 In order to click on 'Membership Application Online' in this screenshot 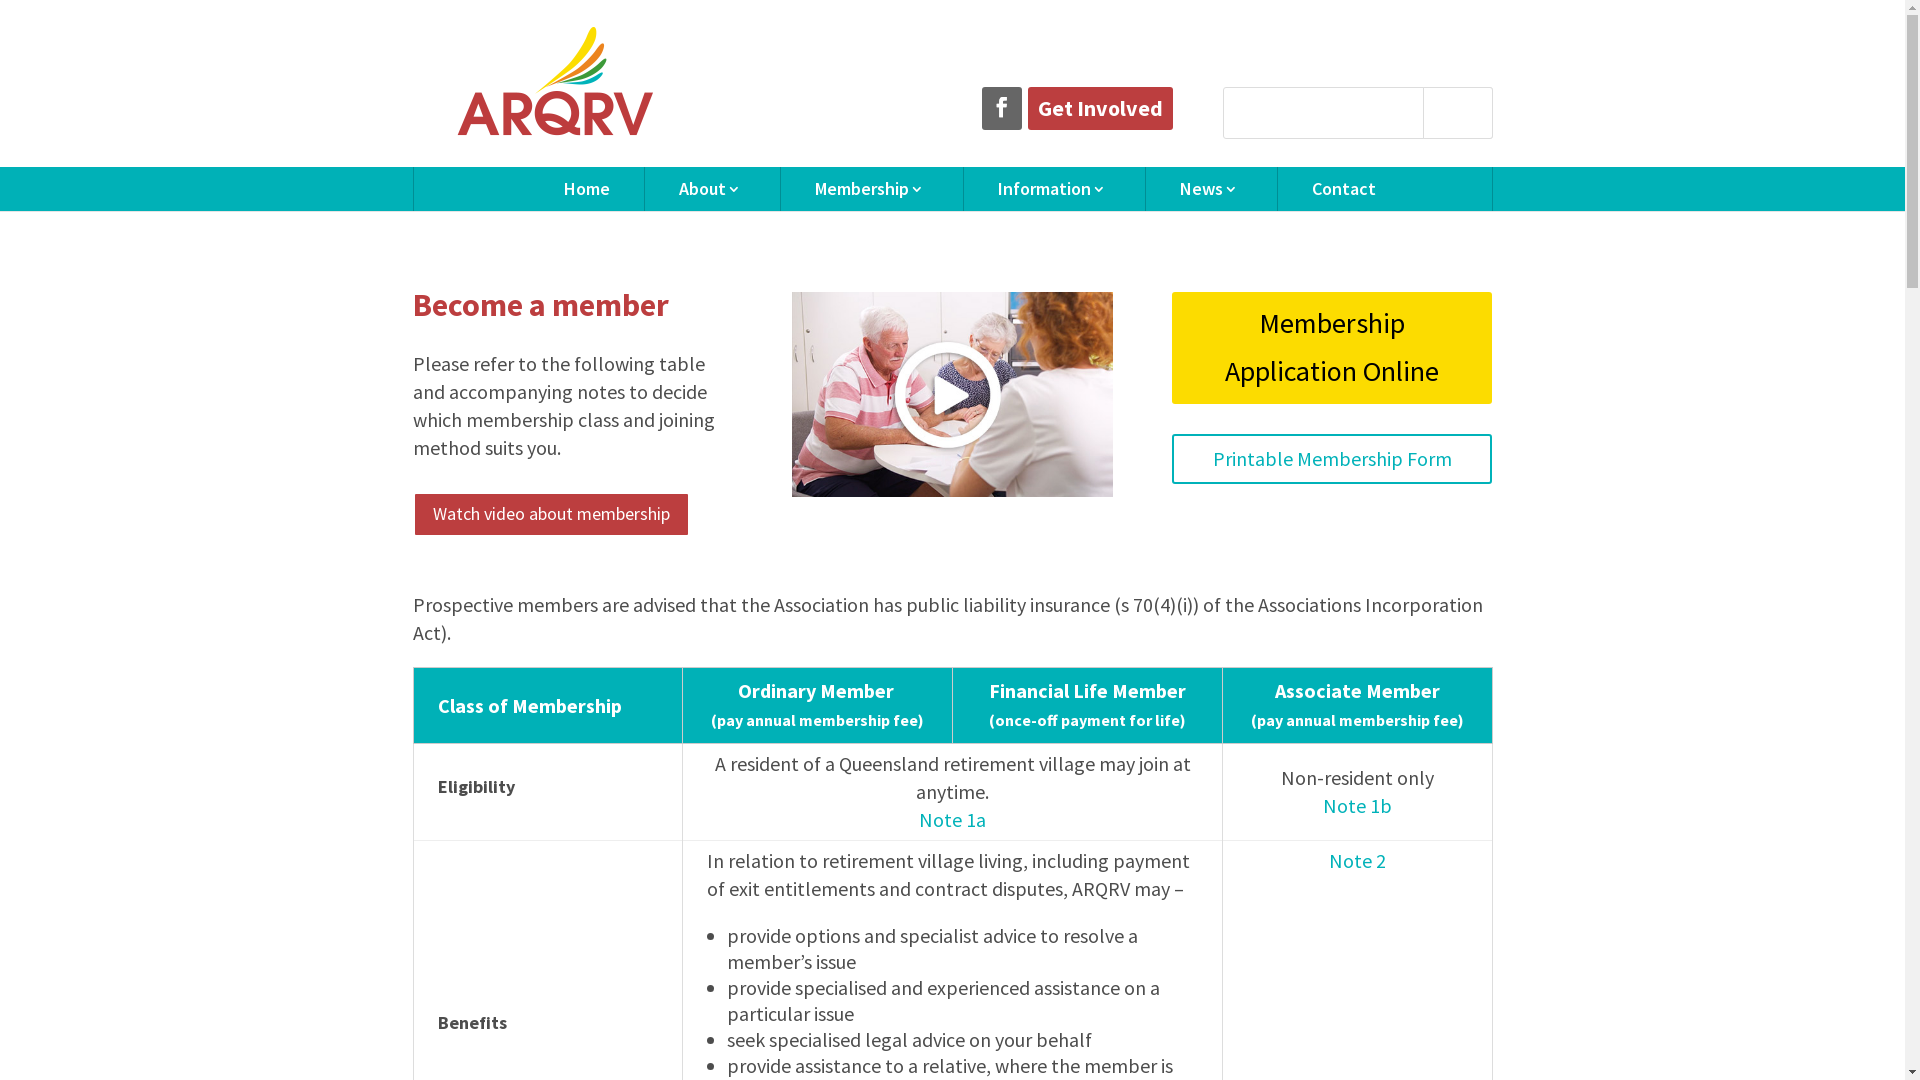, I will do `click(1332, 346)`.